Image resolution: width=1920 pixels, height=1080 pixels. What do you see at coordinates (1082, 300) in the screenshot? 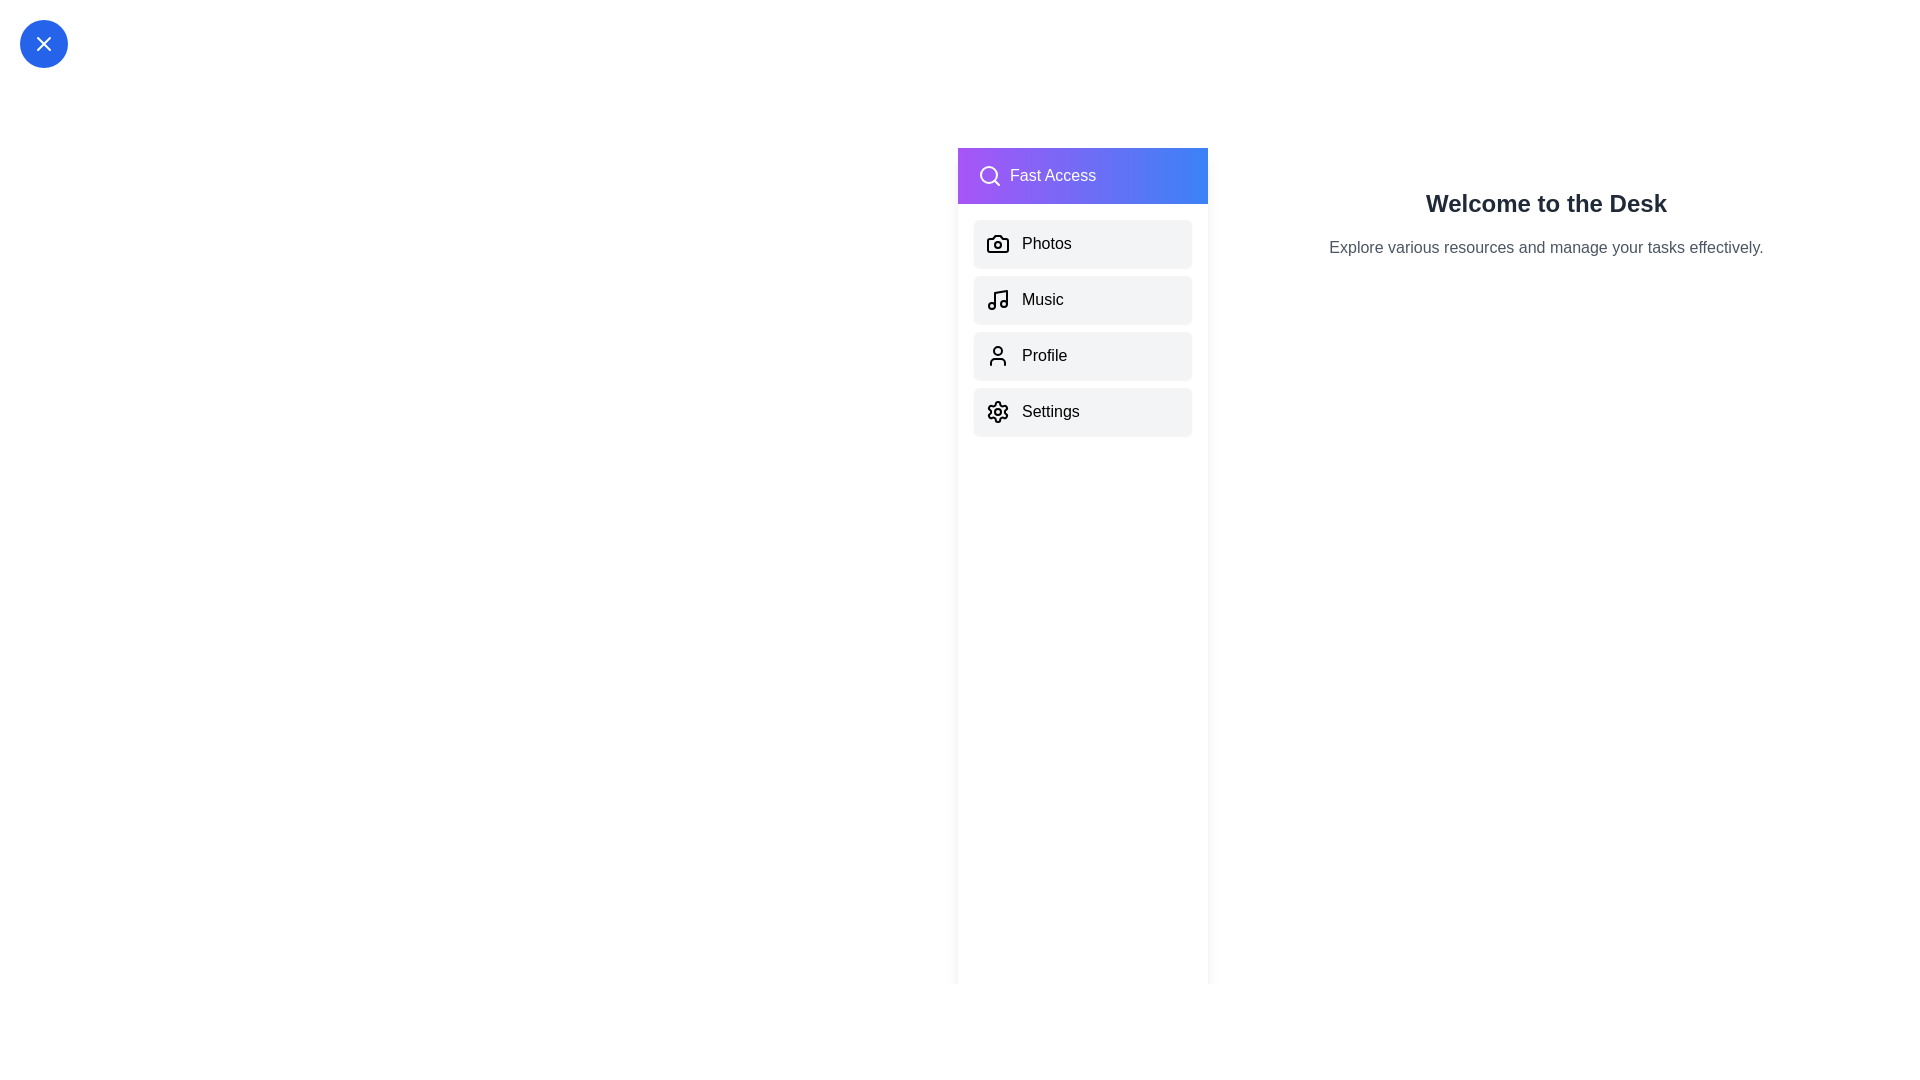
I see `the drawer item labeled Music` at bounding box center [1082, 300].